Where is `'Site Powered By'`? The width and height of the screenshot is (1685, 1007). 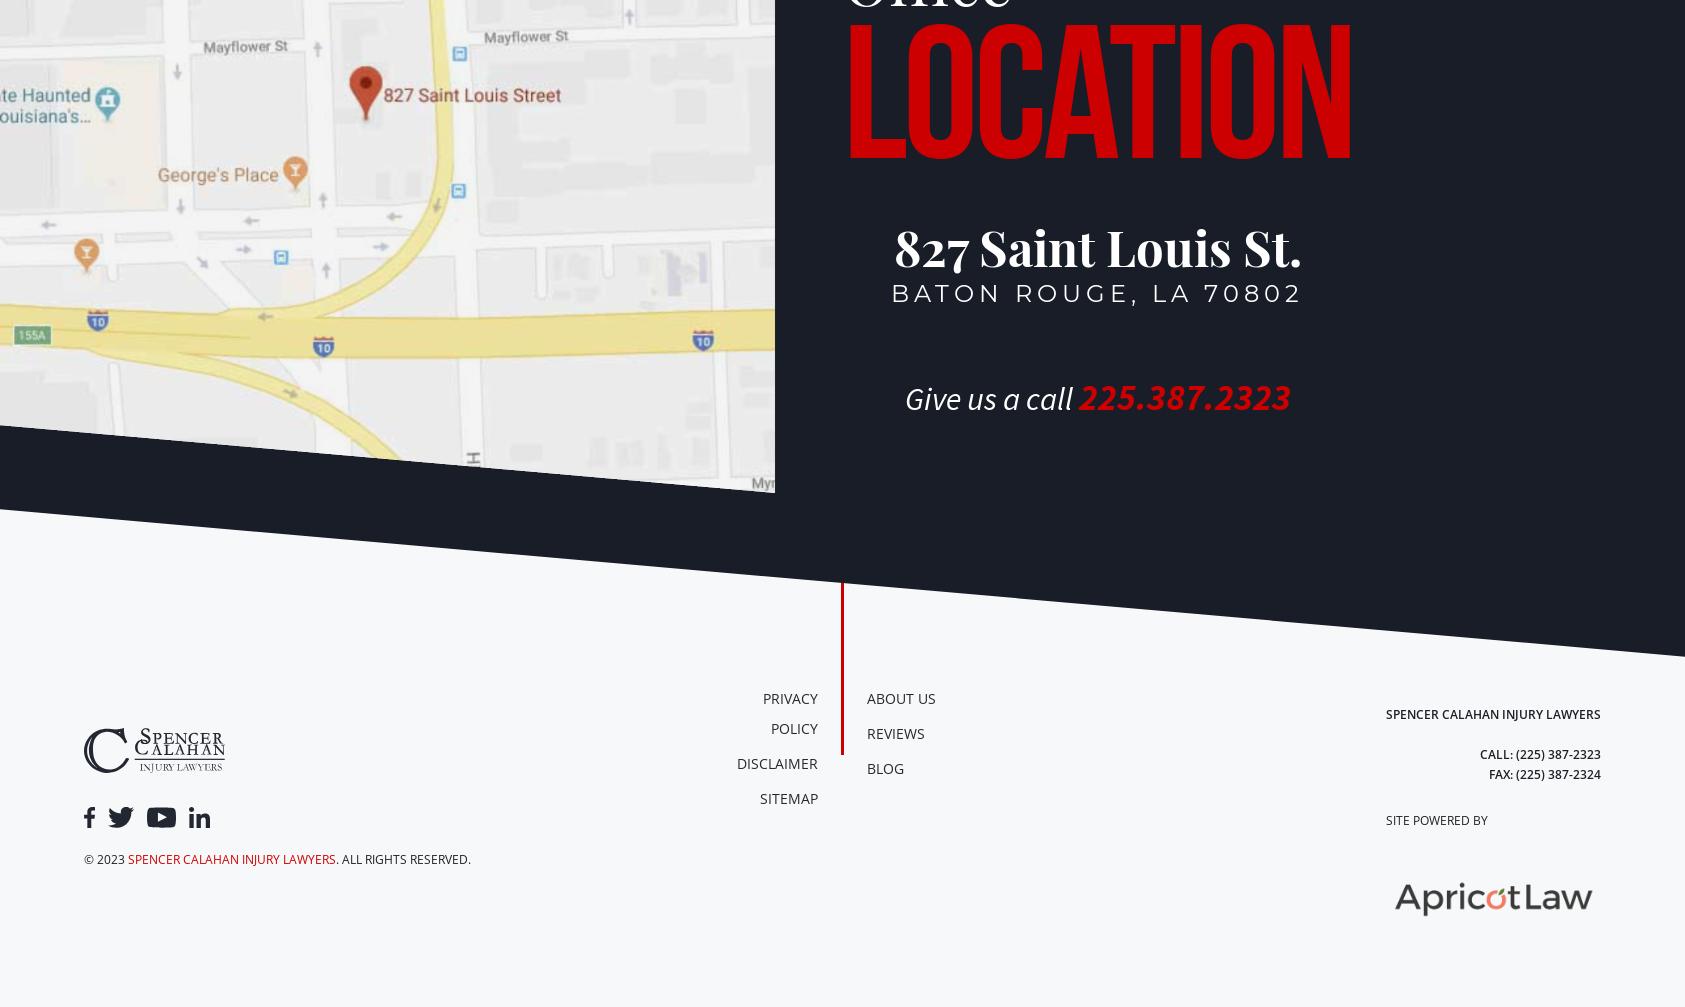 'Site Powered By' is located at coordinates (1434, 819).